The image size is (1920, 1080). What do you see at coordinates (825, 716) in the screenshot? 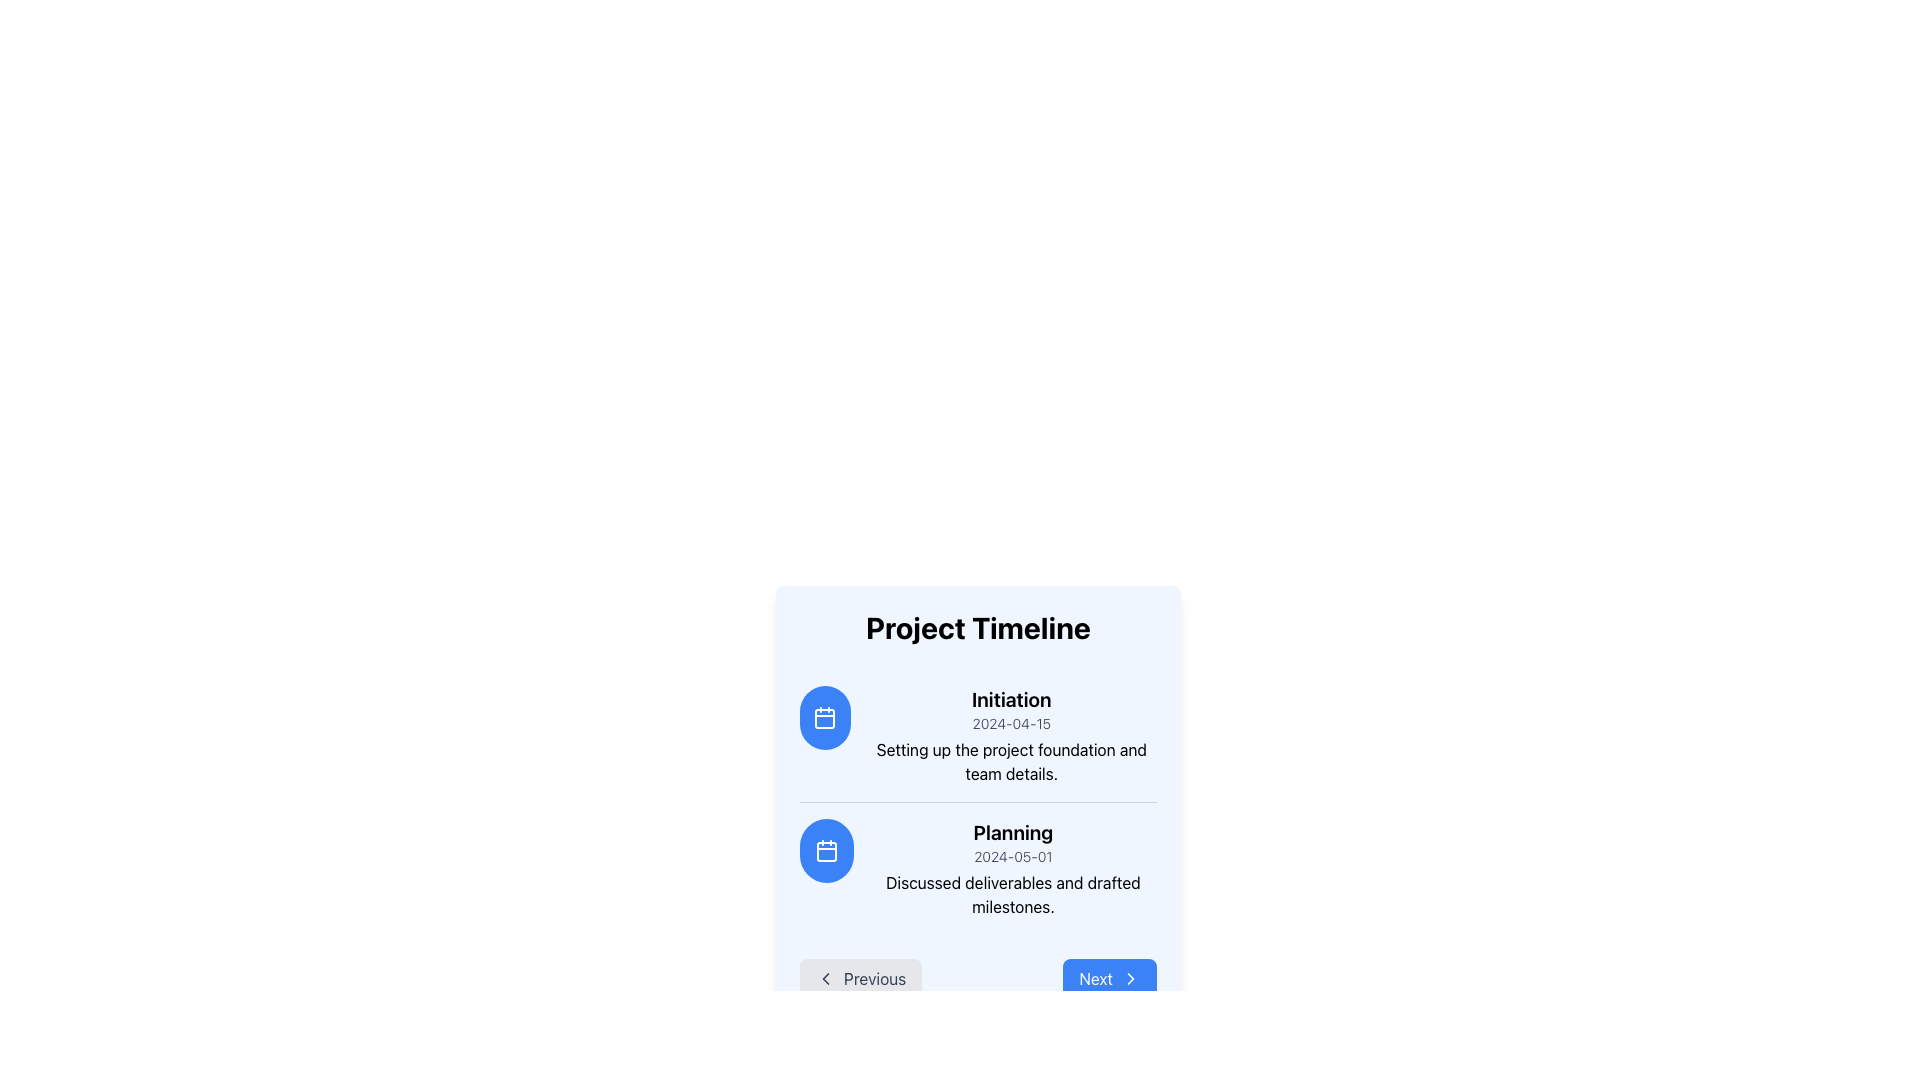
I see `the first calendar icon in the Project Timeline card` at bounding box center [825, 716].